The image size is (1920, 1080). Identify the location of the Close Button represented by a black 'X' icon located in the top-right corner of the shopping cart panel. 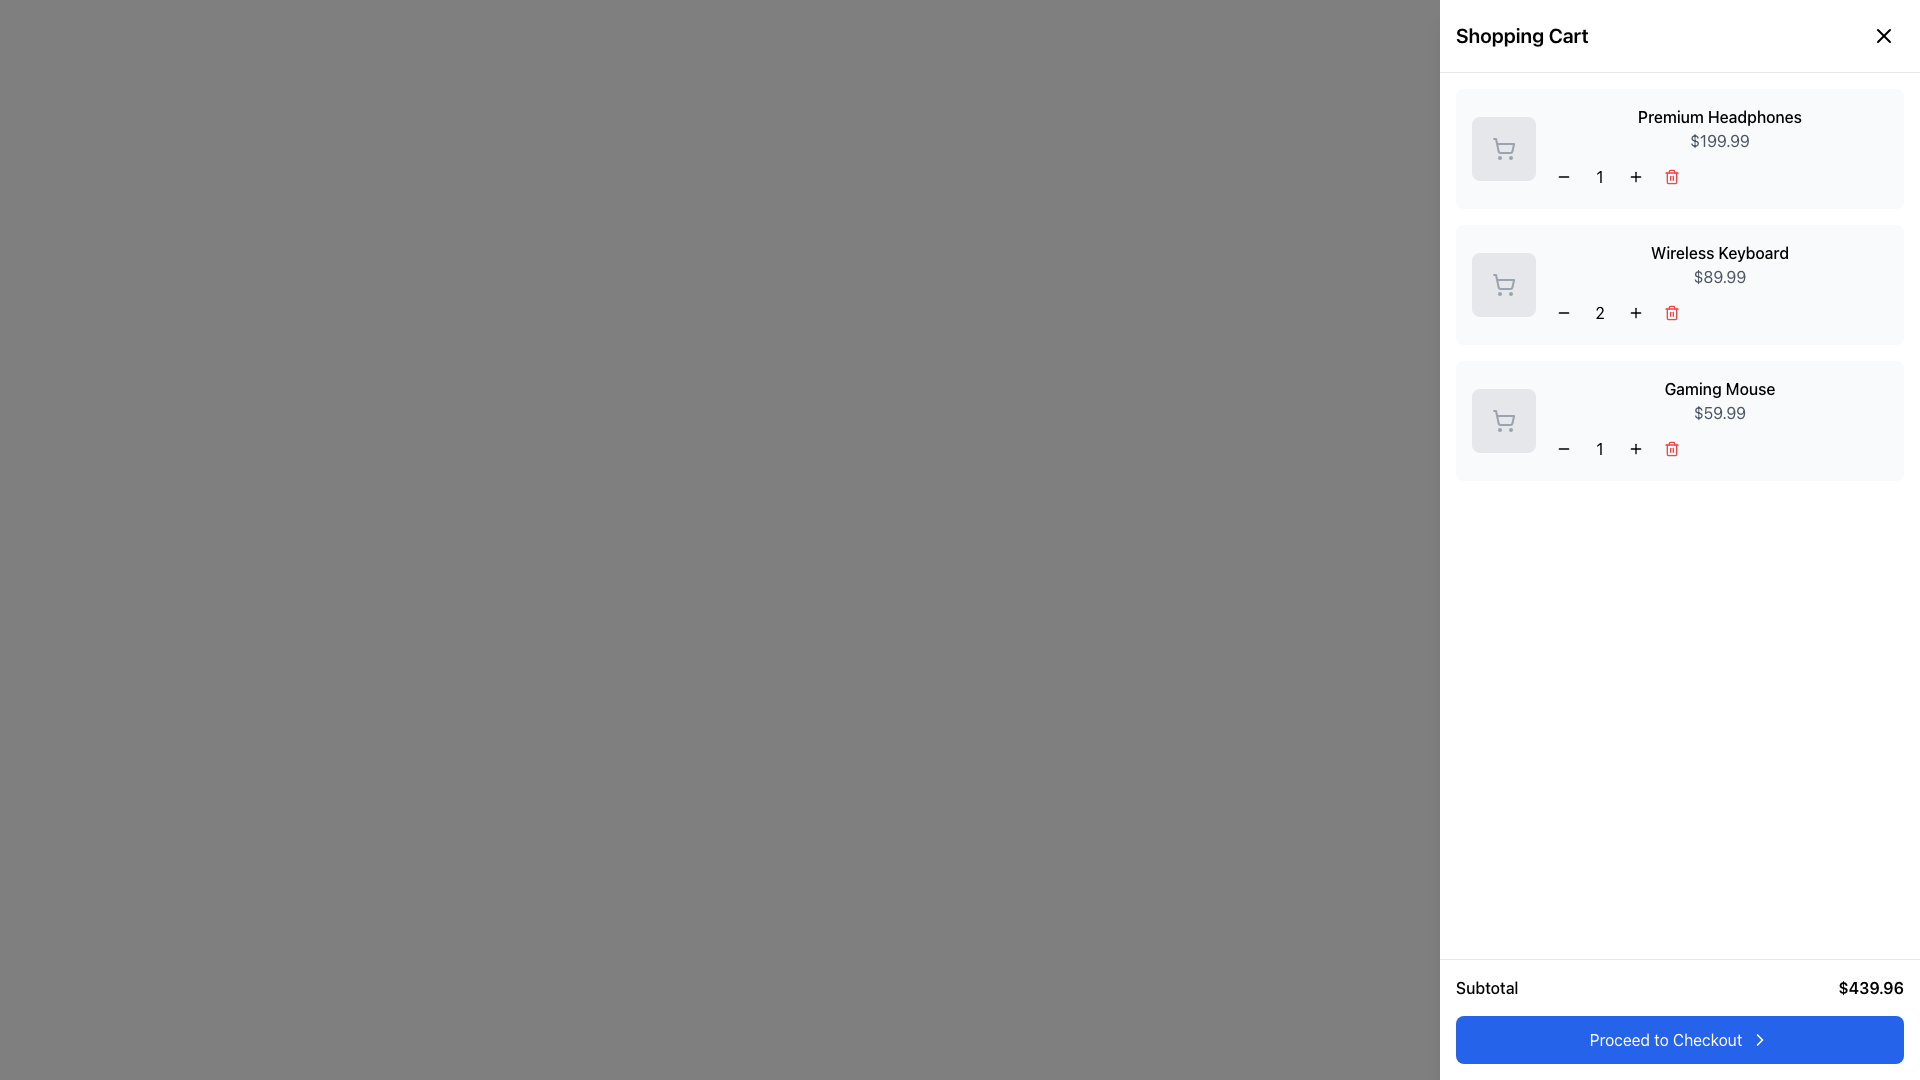
(1882, 35).